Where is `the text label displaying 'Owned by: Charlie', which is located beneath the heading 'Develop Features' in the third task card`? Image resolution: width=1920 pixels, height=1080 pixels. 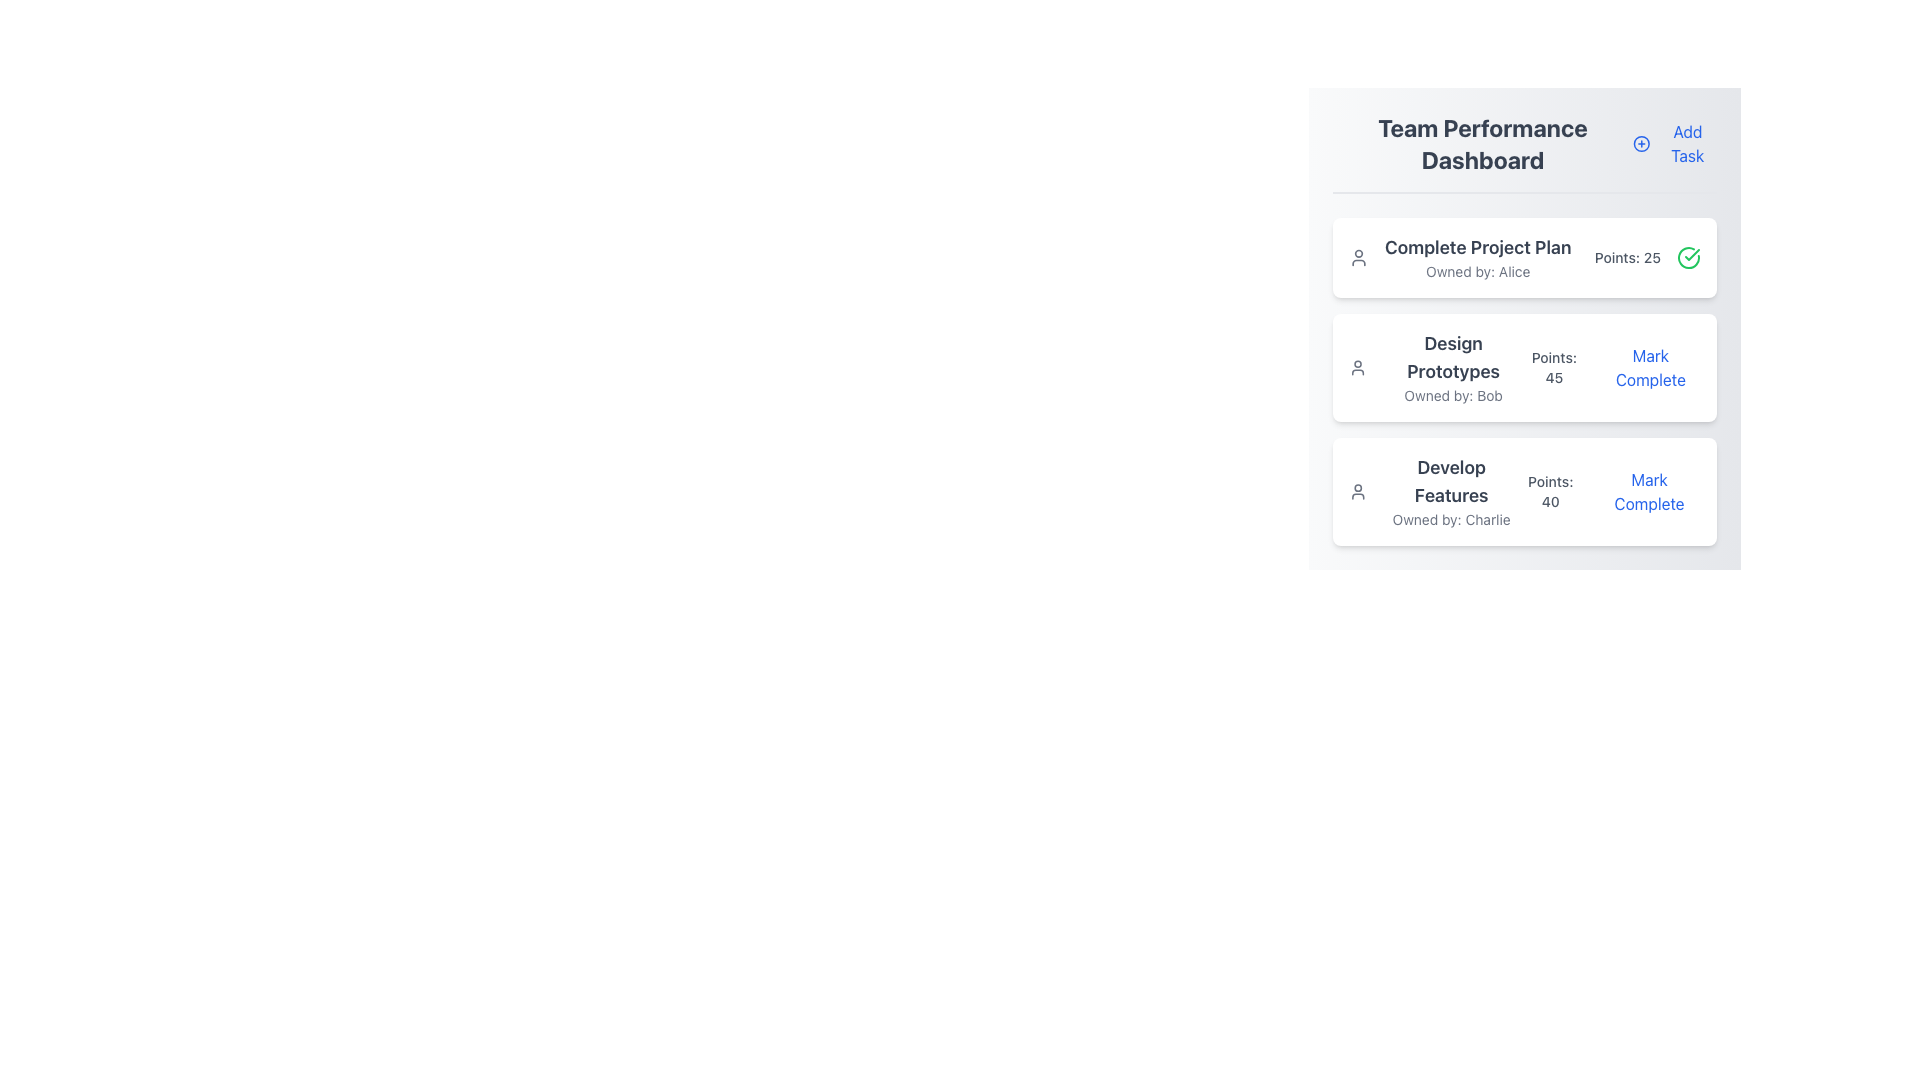
the text label displaying 'Owned by: Charlie', which is located beneath the heading 'Develop Features' in the third task card is located at coordinates (1451, 519).